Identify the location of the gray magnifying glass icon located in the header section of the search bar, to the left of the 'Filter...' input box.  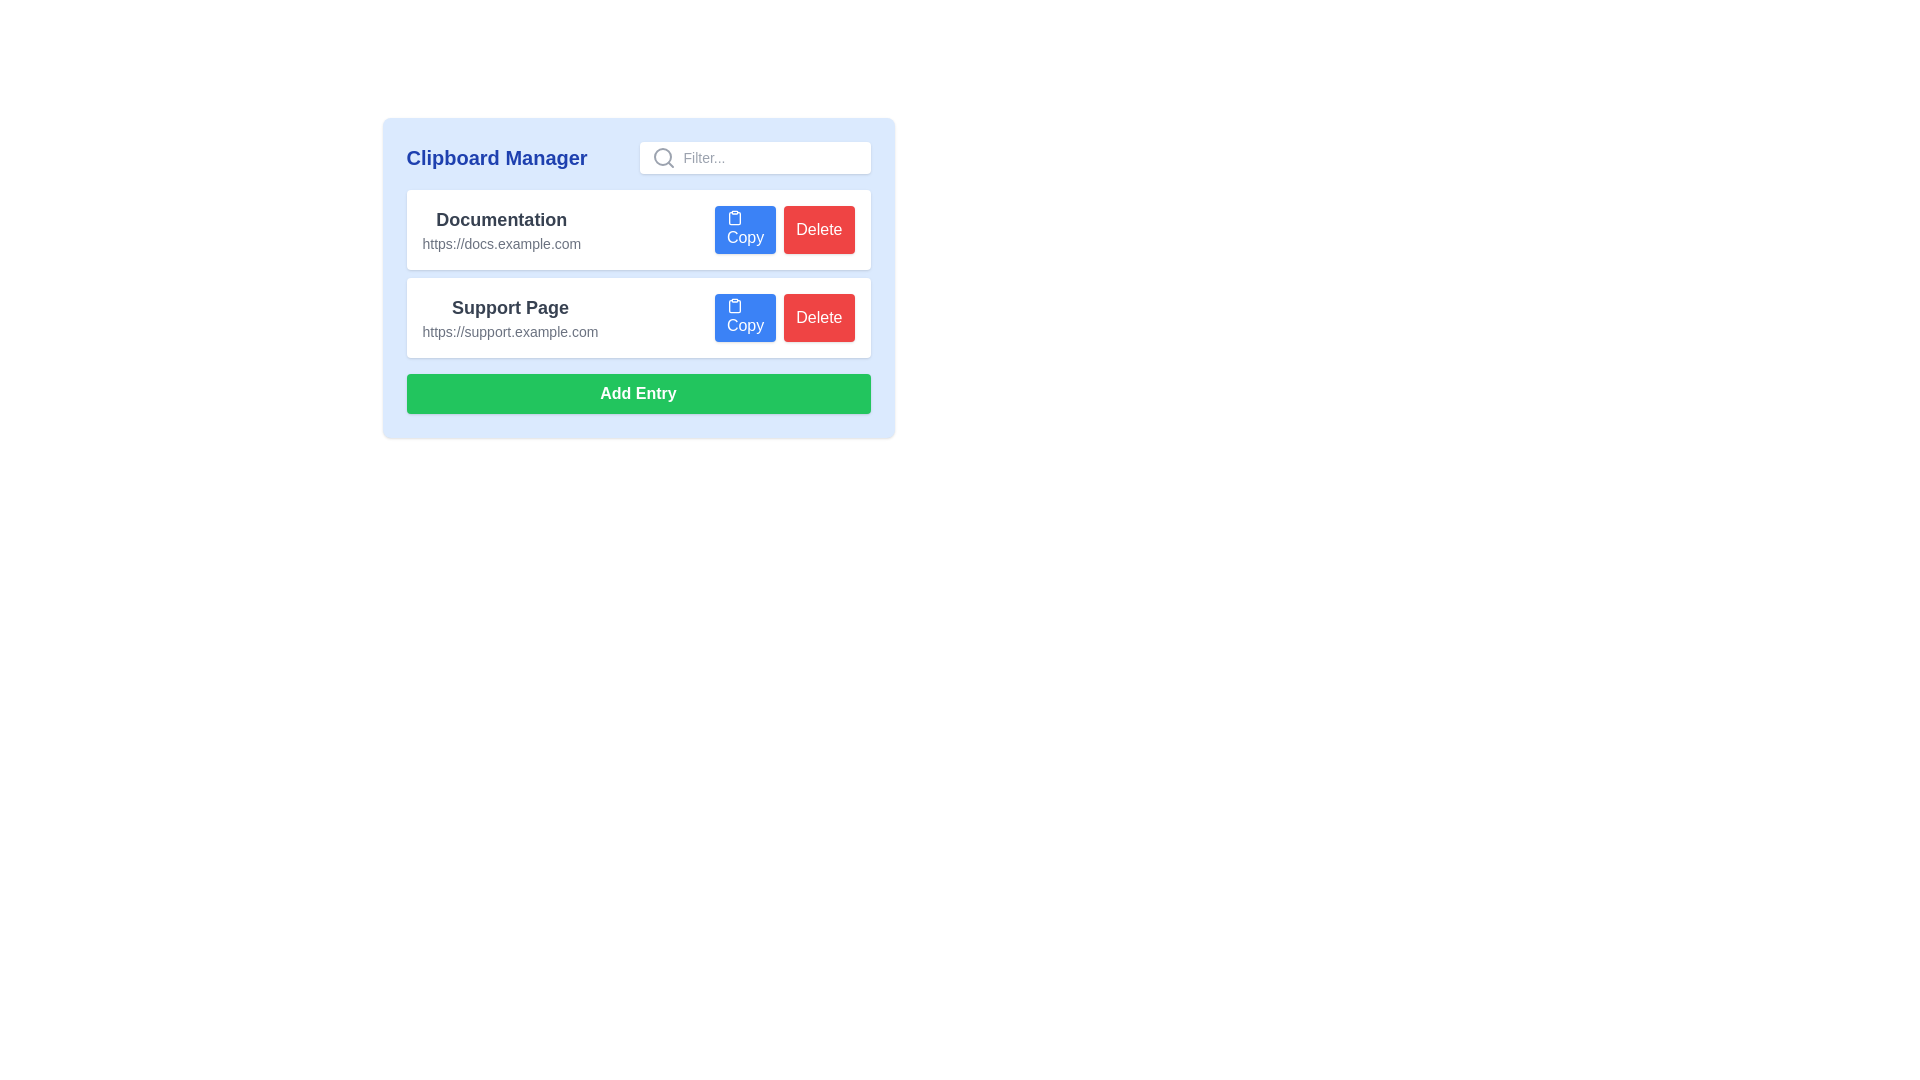
(663, 157).